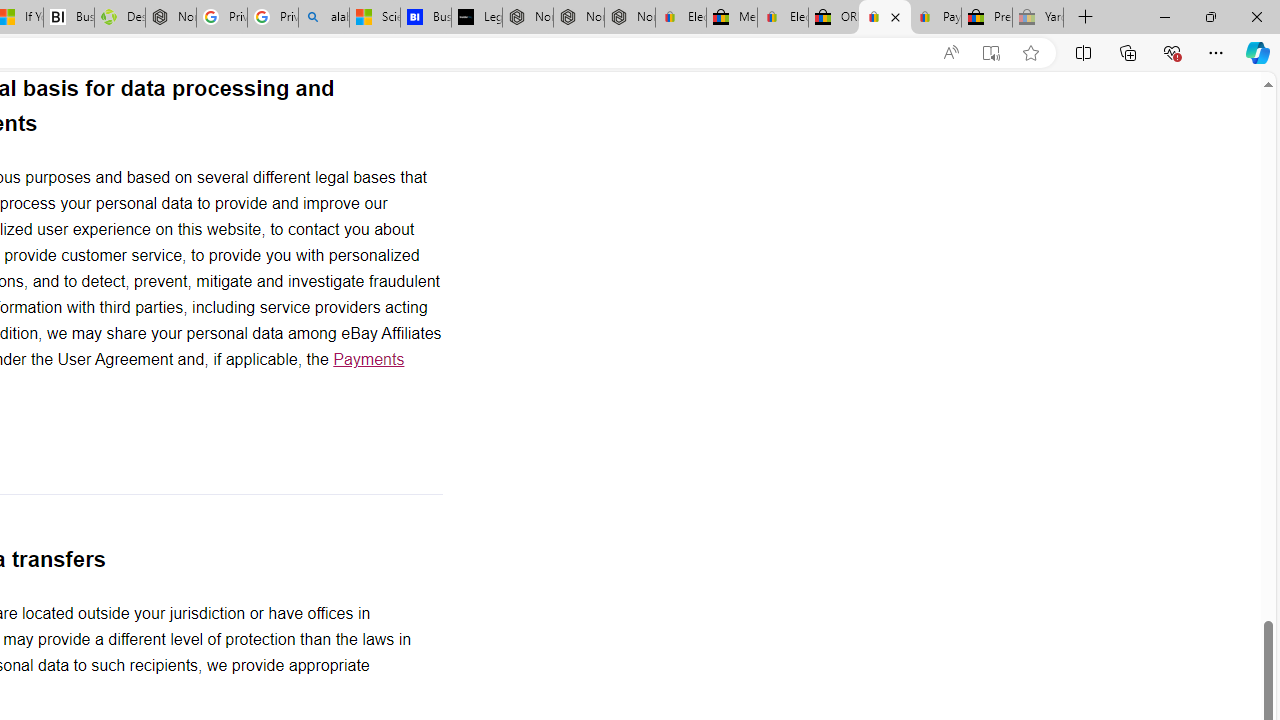 Image resolution: width=1280 pixels, height=720 pixels. I want to click on 'Nordace - My Account', so click(170, 17).